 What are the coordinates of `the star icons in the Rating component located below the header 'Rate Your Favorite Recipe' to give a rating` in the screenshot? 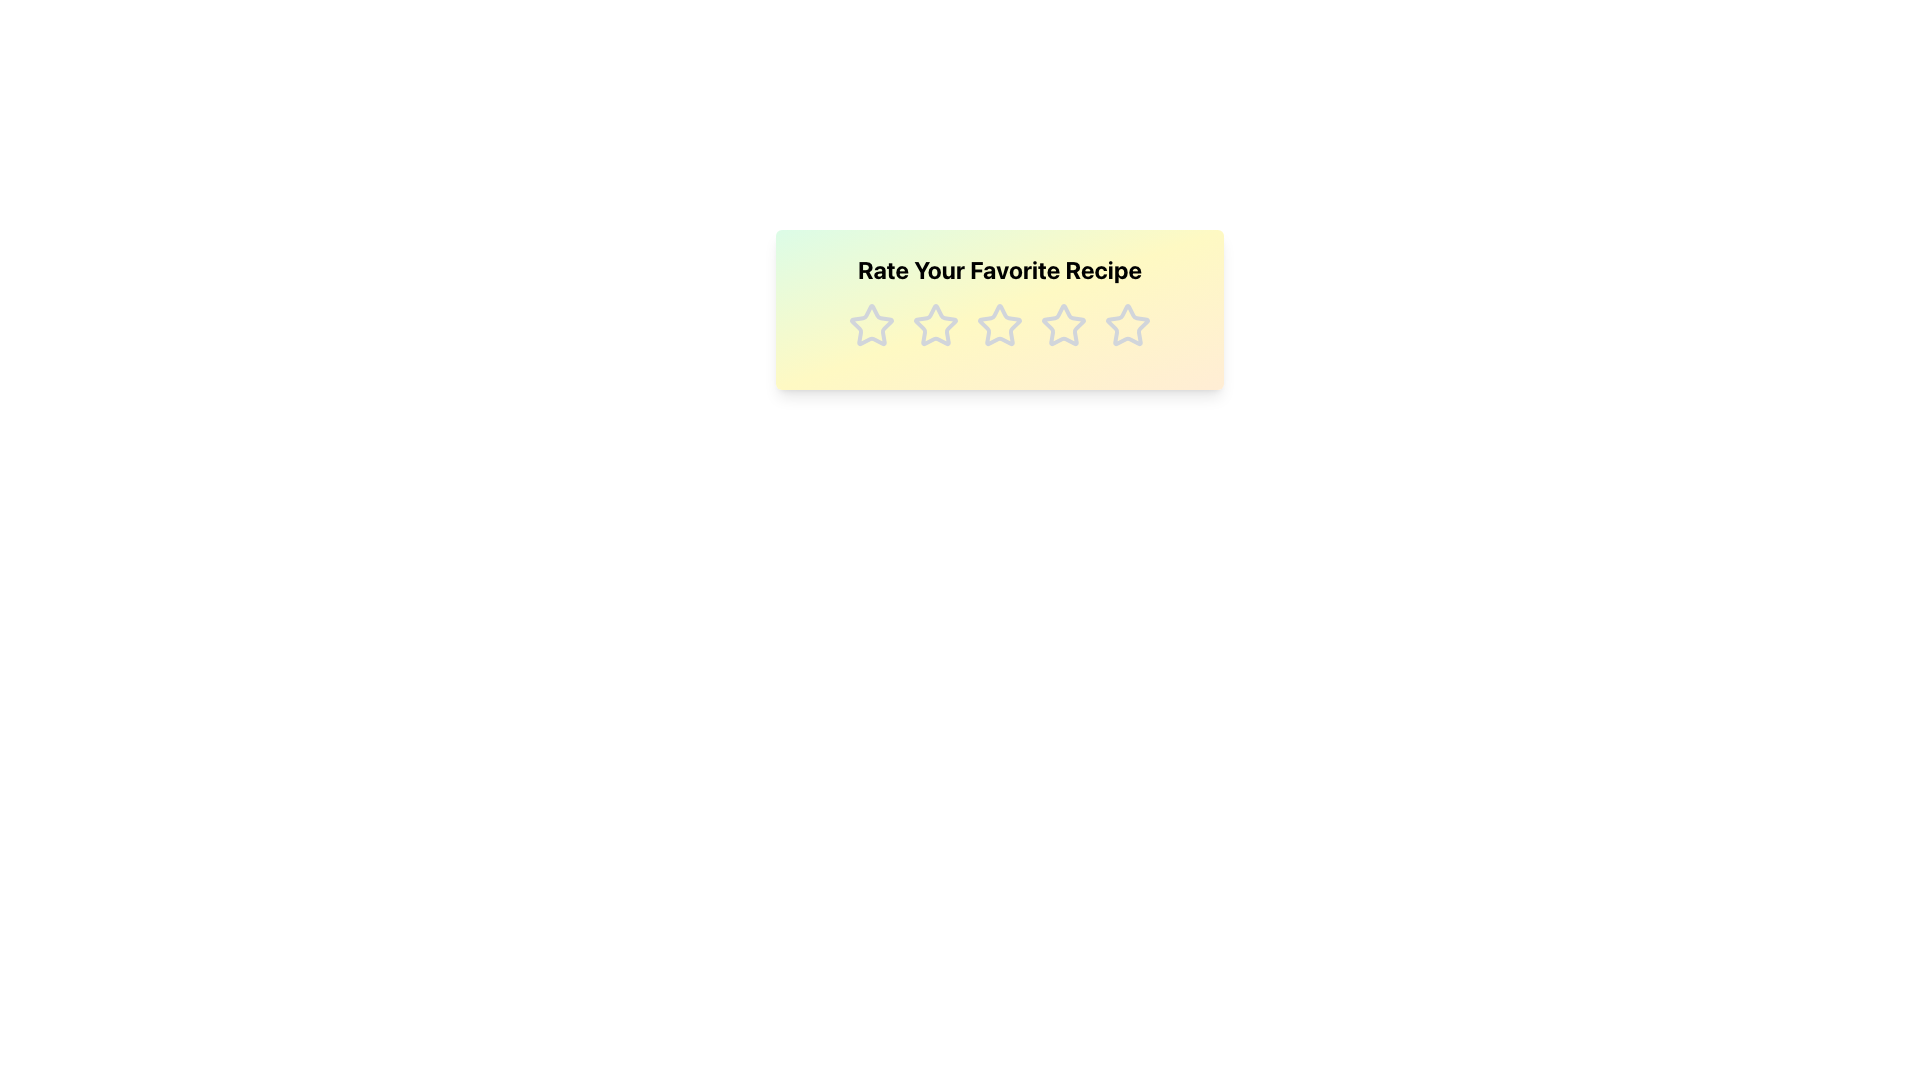 It's located at (999, 325).